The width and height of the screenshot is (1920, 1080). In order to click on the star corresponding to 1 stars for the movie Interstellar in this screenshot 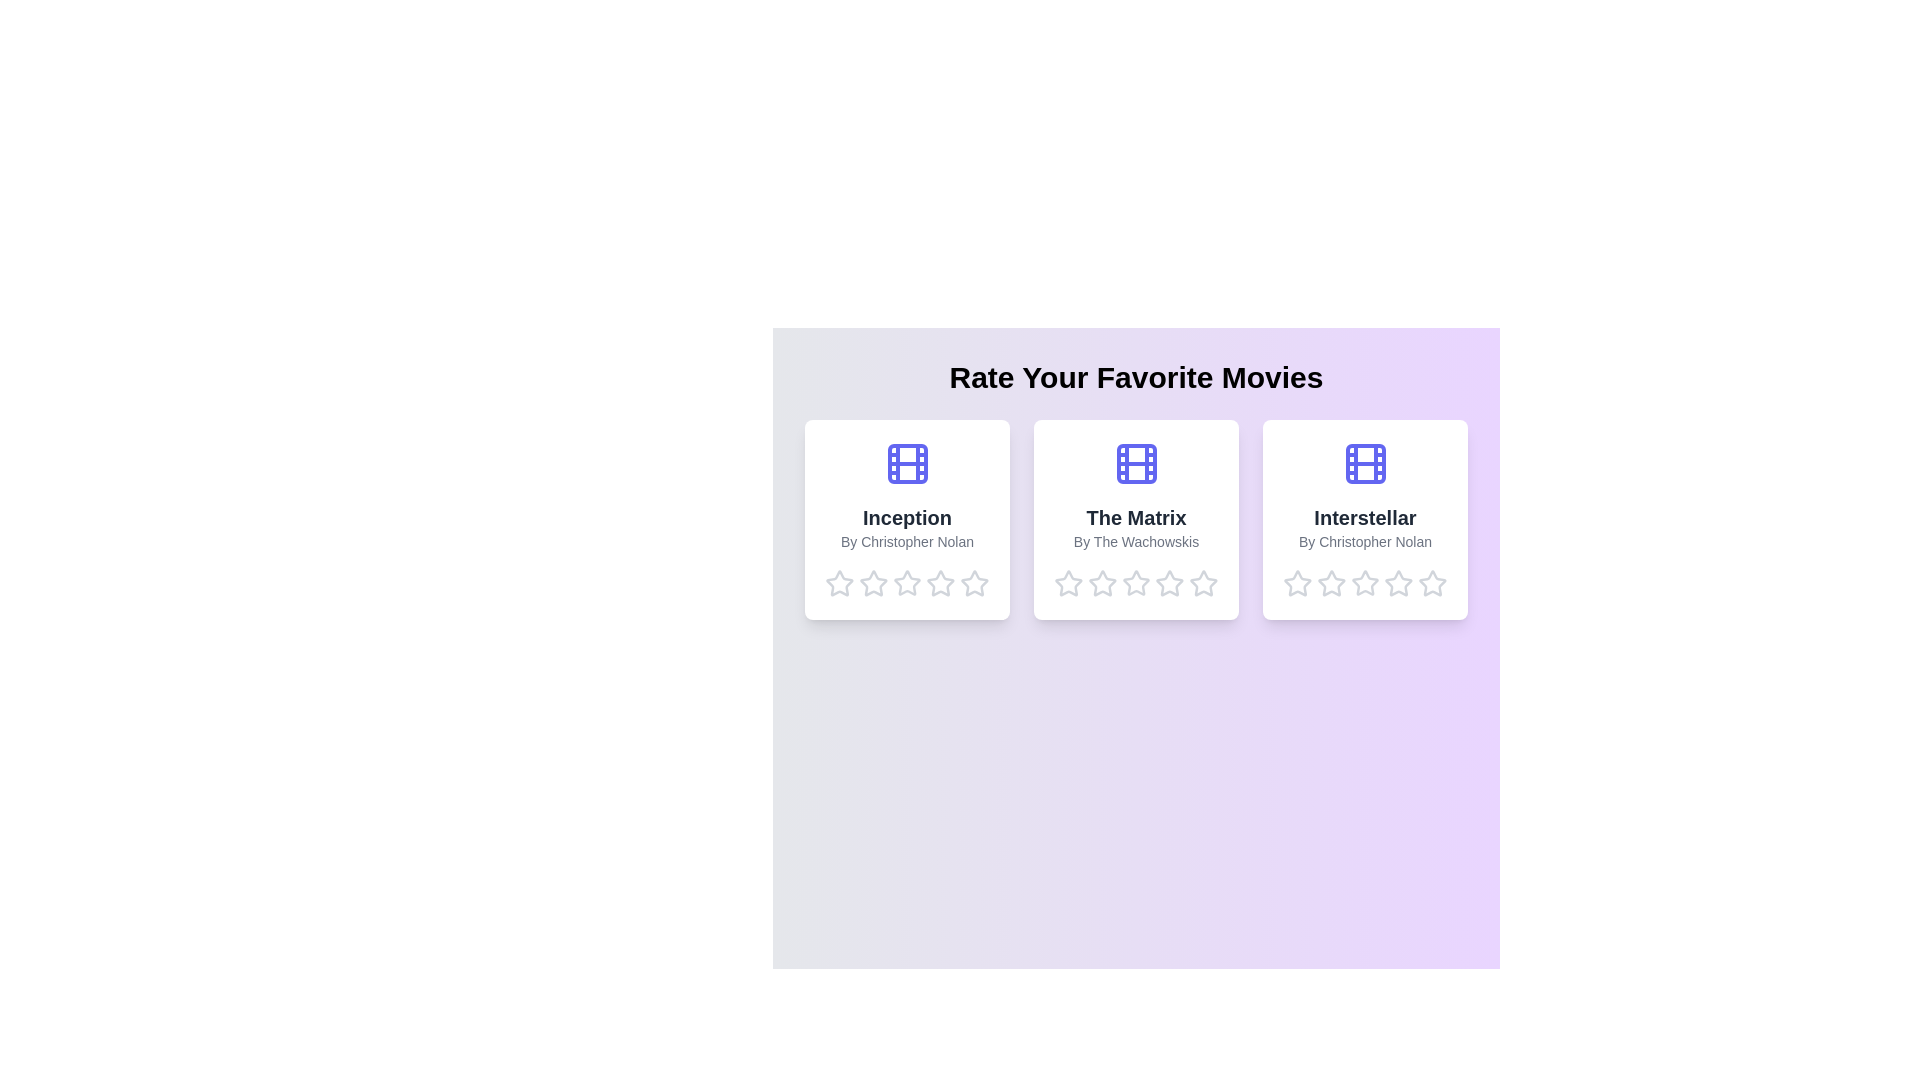, I will do `click(1297, 583)`.